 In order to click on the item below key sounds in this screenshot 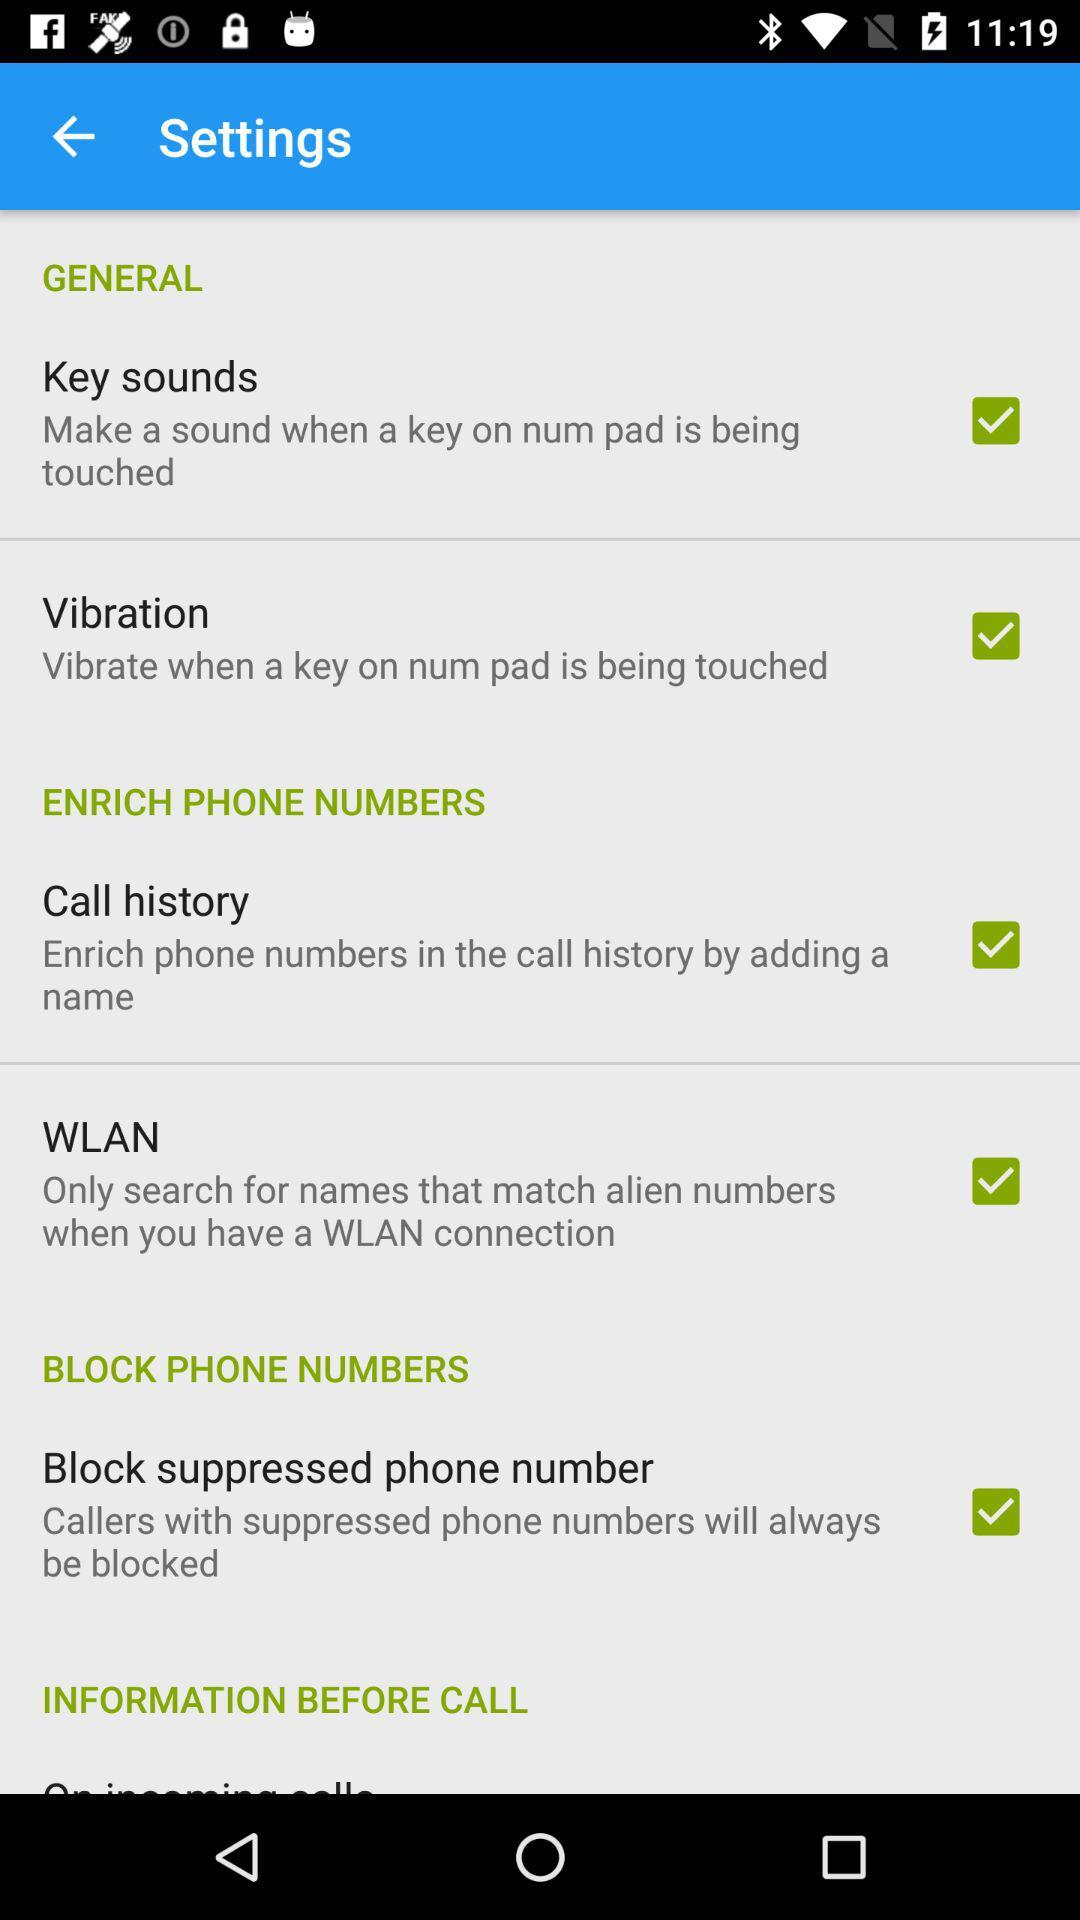, I will do `click(477, 448)`.